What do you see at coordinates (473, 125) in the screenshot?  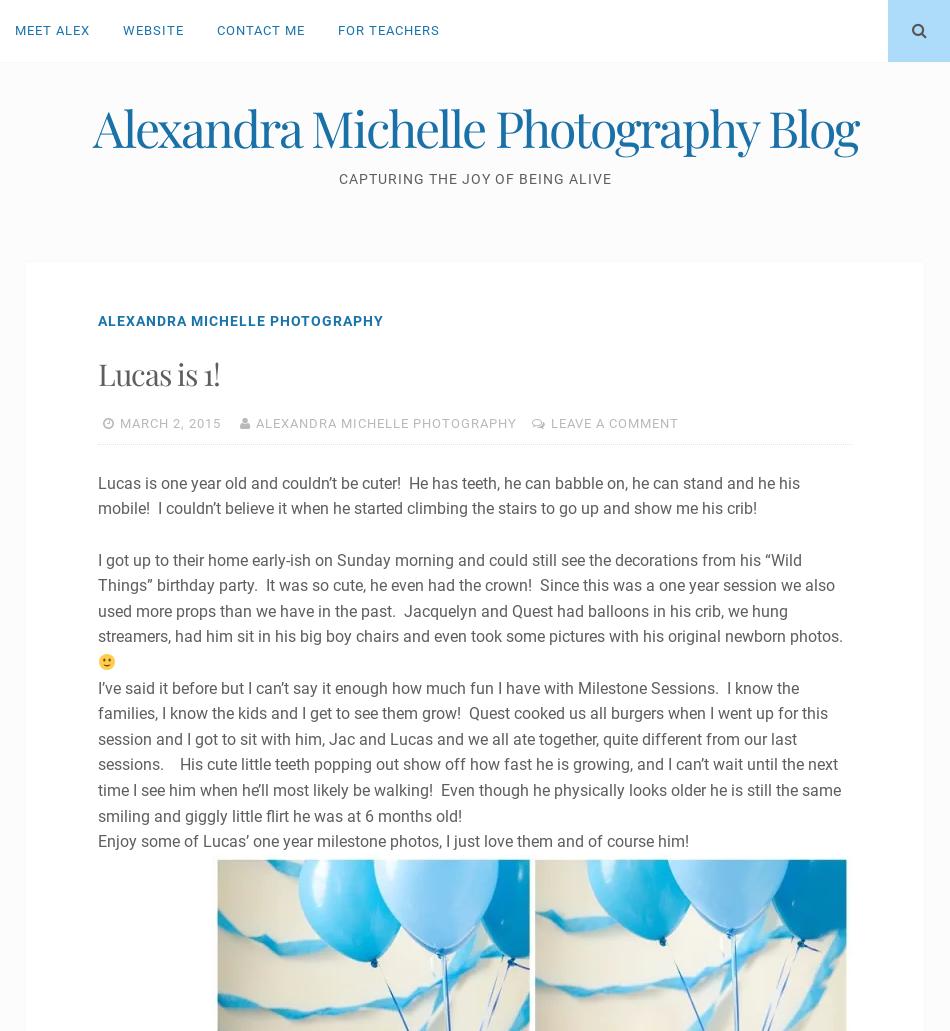 I see `'Alexandra Michelle Photography Blog'` at bounding box center [473, 125].